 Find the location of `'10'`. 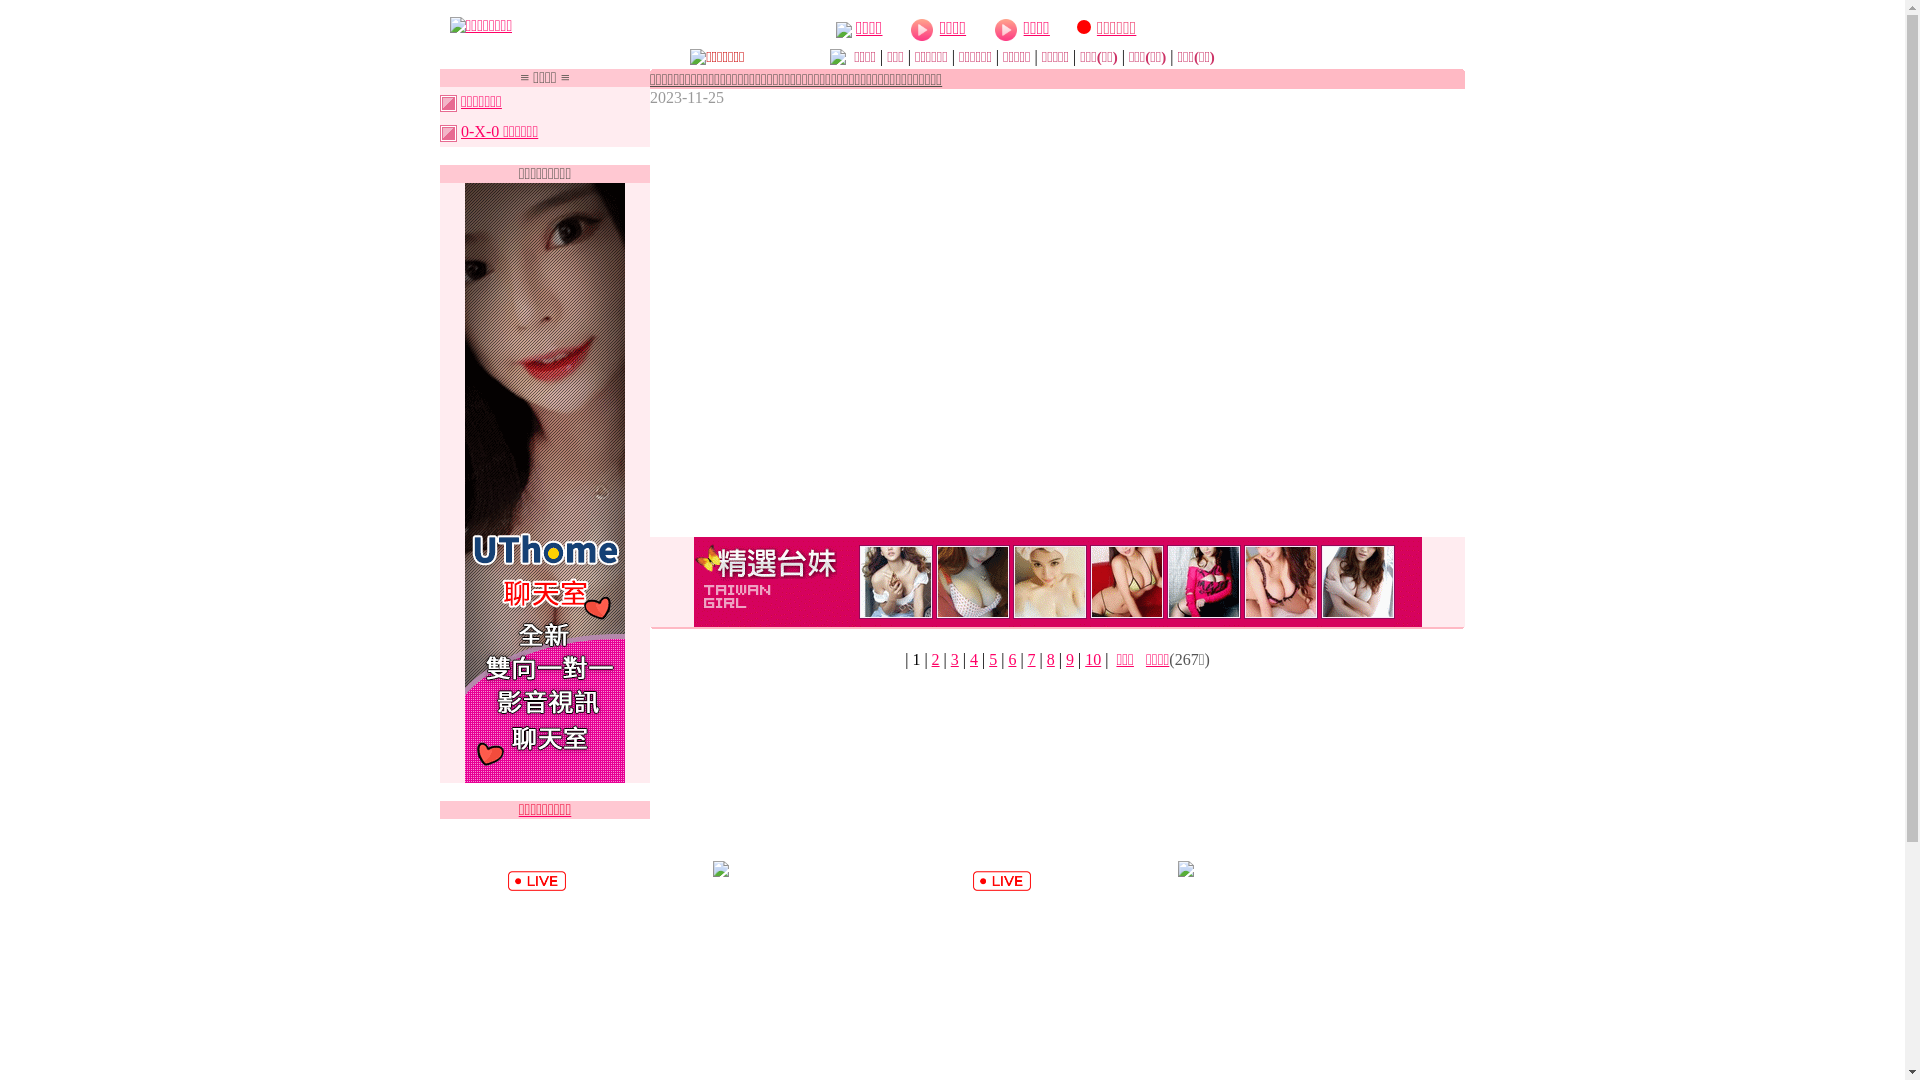

'10' is located at coordinates (1083, 659).